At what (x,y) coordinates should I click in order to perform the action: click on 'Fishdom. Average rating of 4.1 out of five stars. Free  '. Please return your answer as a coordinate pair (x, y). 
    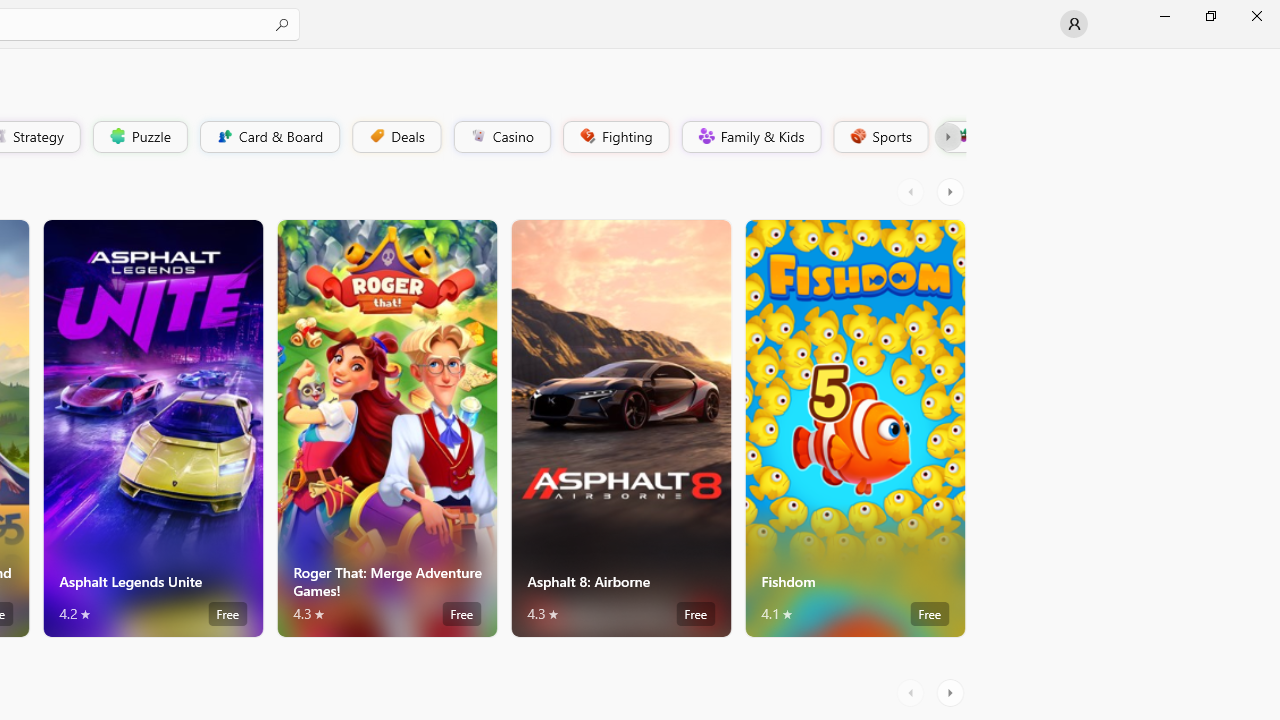
    Looking at the image, I should click on (855, 427).